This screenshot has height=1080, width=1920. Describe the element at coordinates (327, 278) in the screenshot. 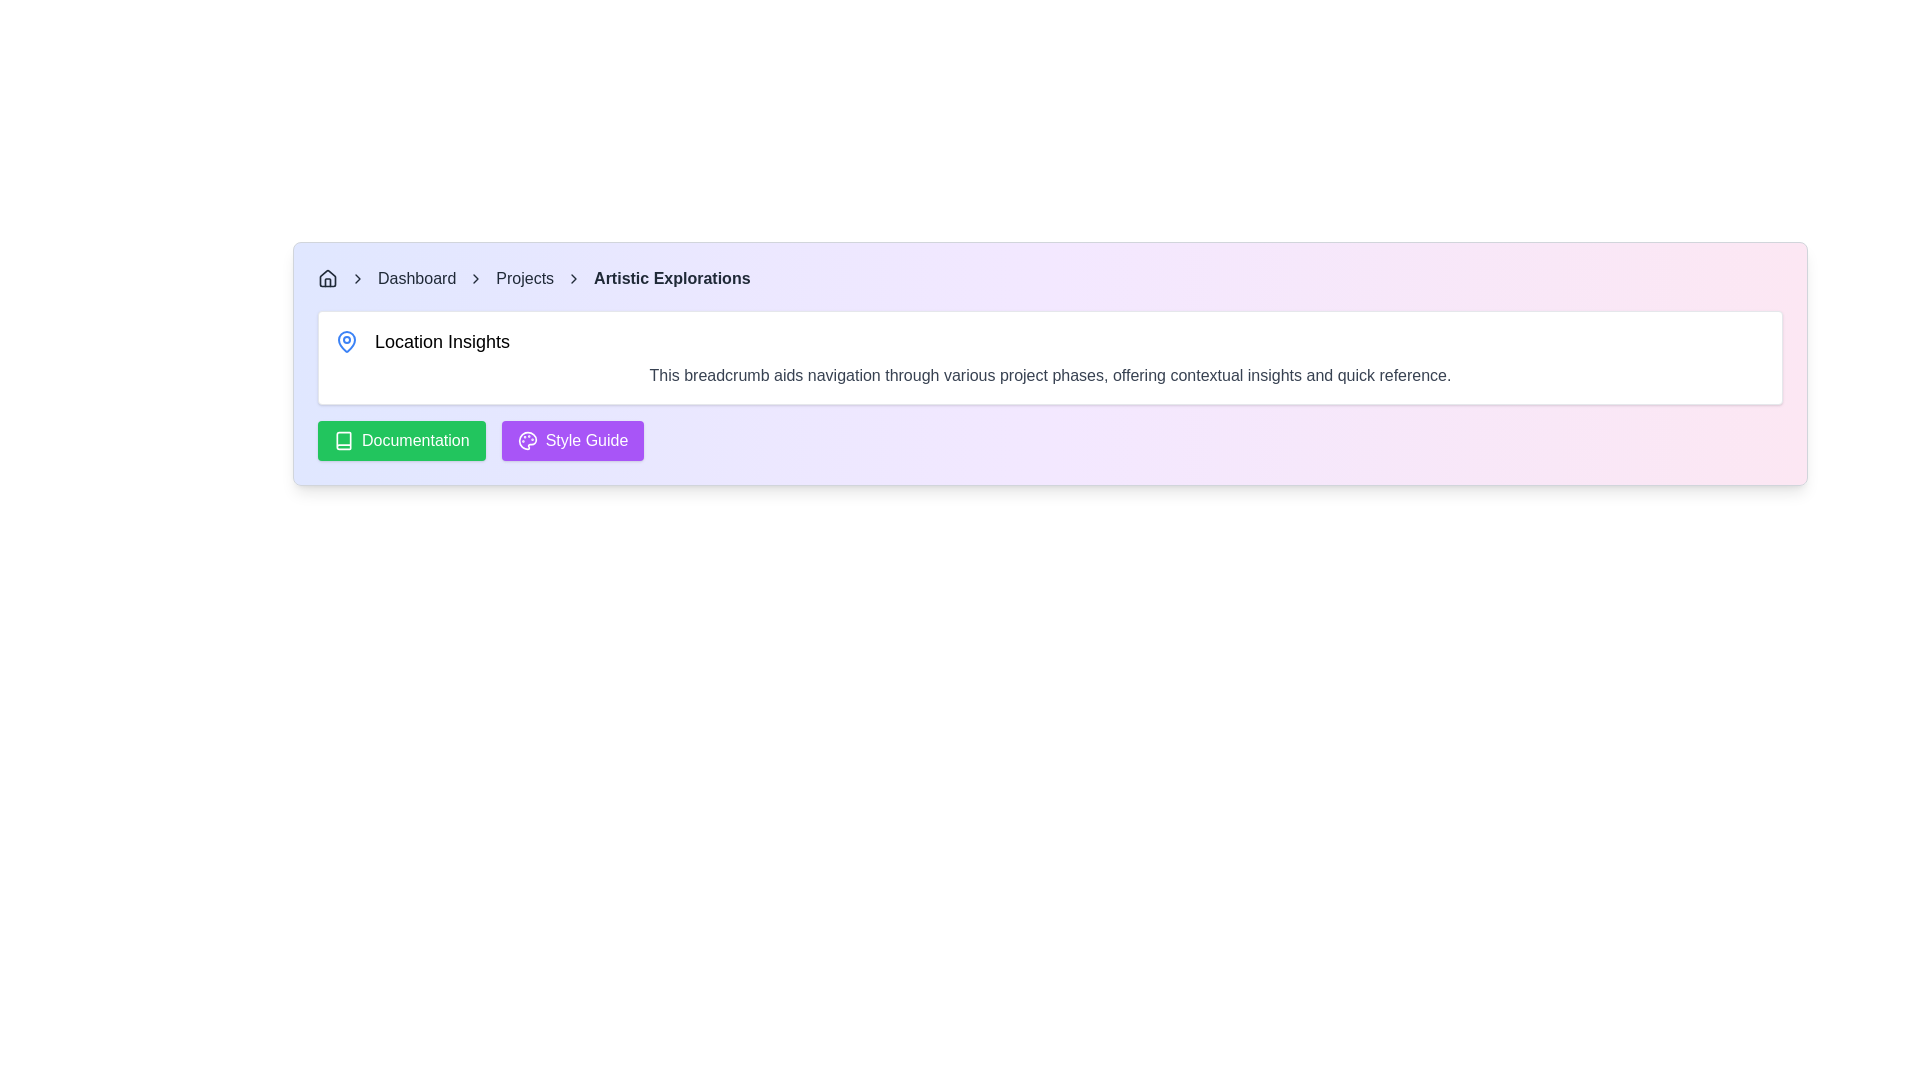

I see `the house icon in the breadcrumb navigation bar` at that location.